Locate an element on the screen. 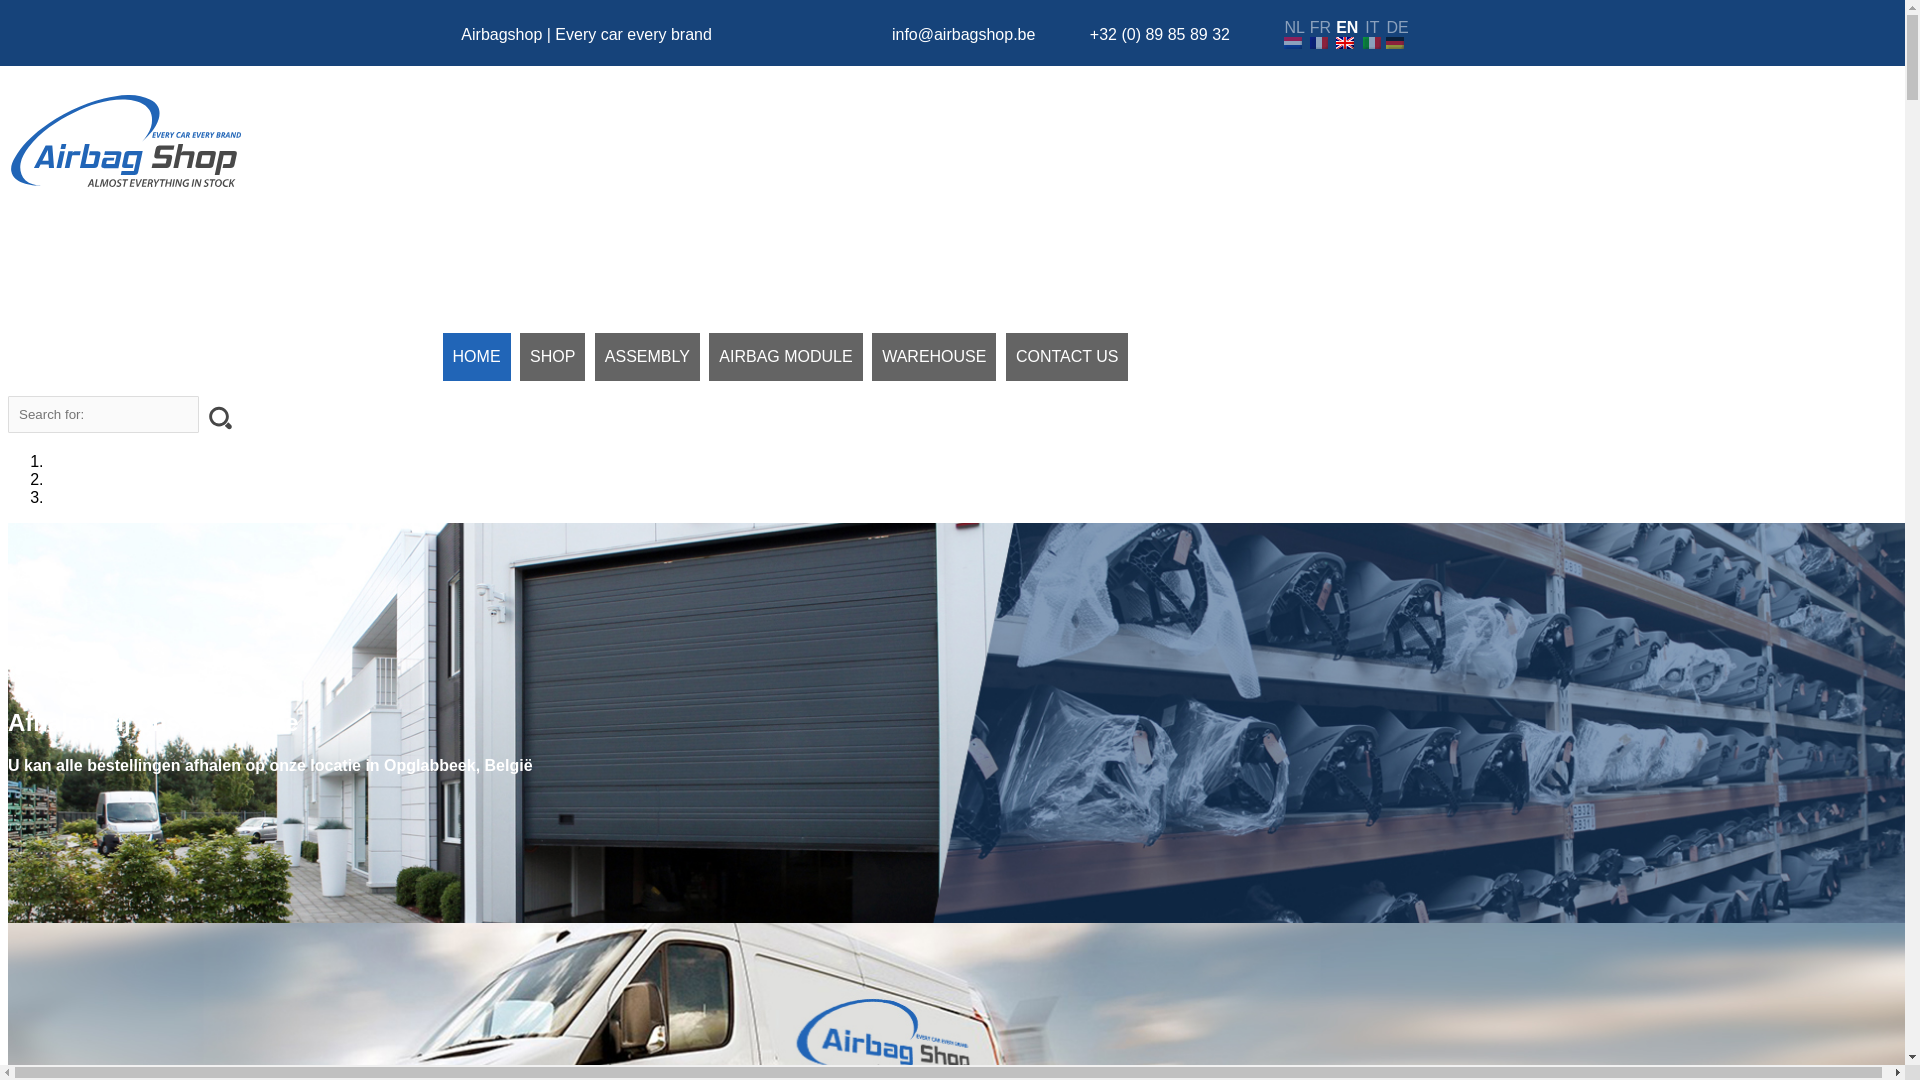 This screenshot has width=1920, height=1080. 'WAREHOUSE' is located at coordinates (933, 356).